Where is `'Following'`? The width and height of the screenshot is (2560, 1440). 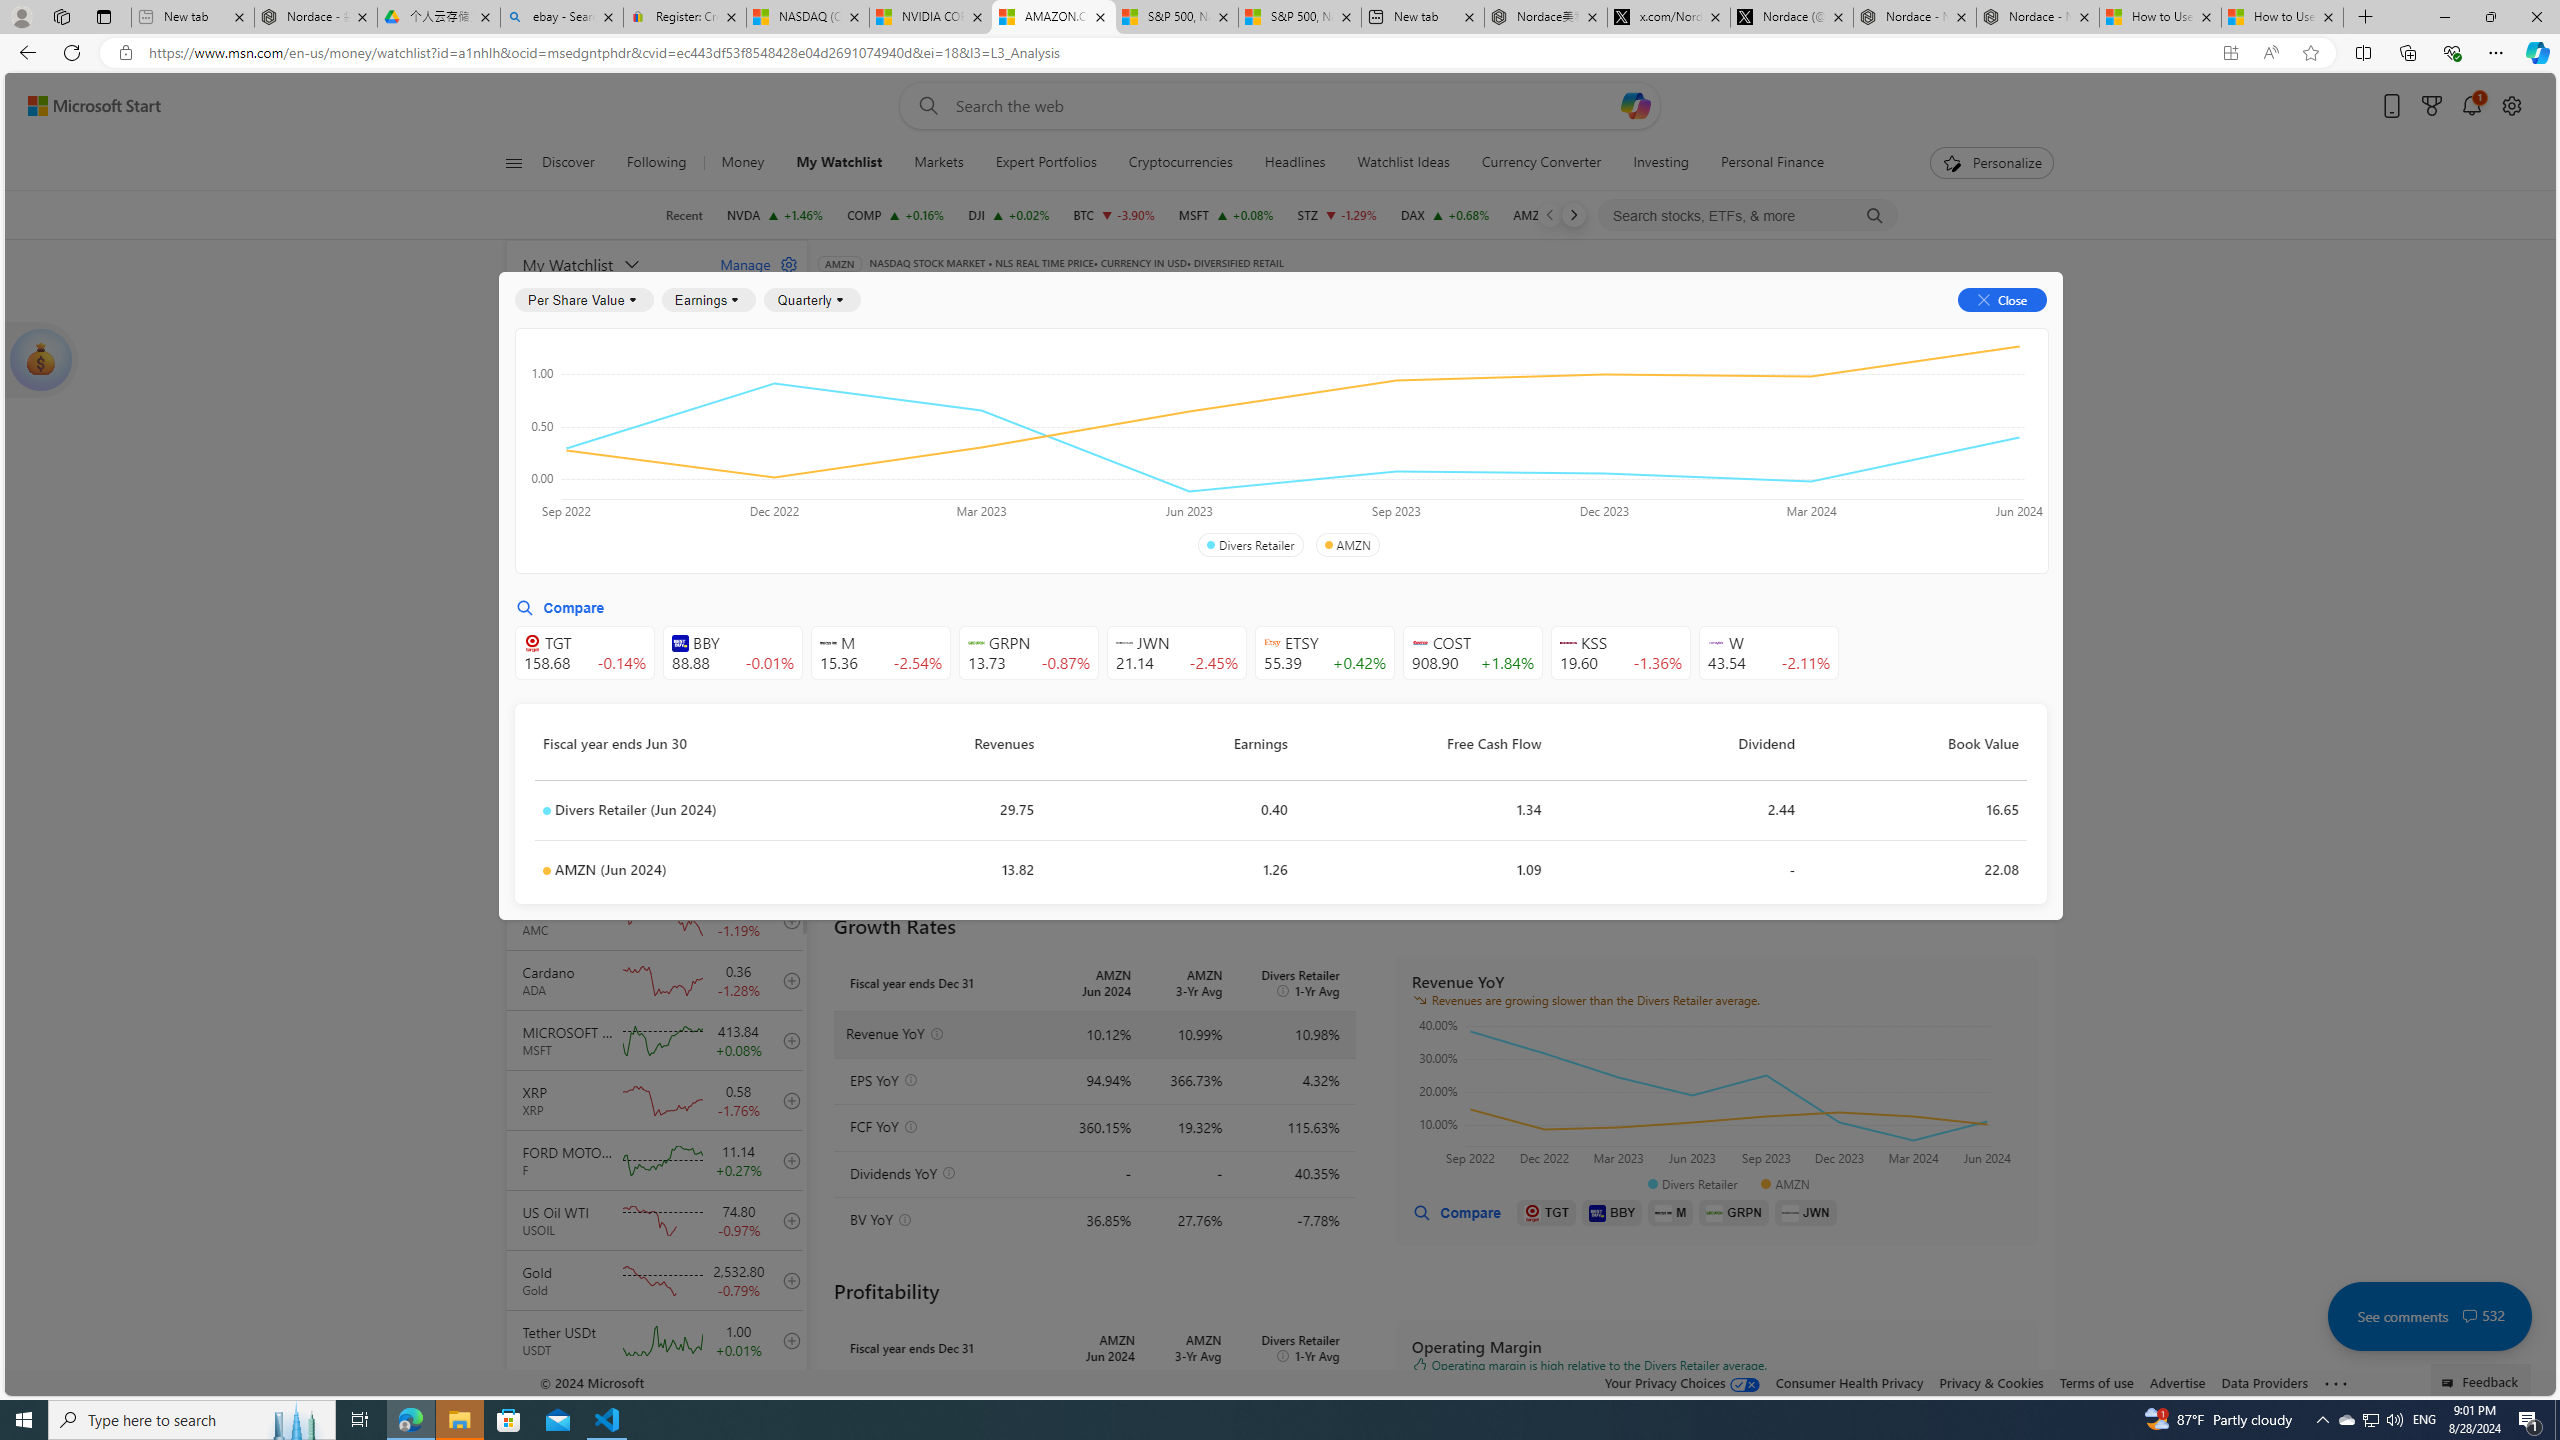
'Following' is located at coordinates (656, 162).